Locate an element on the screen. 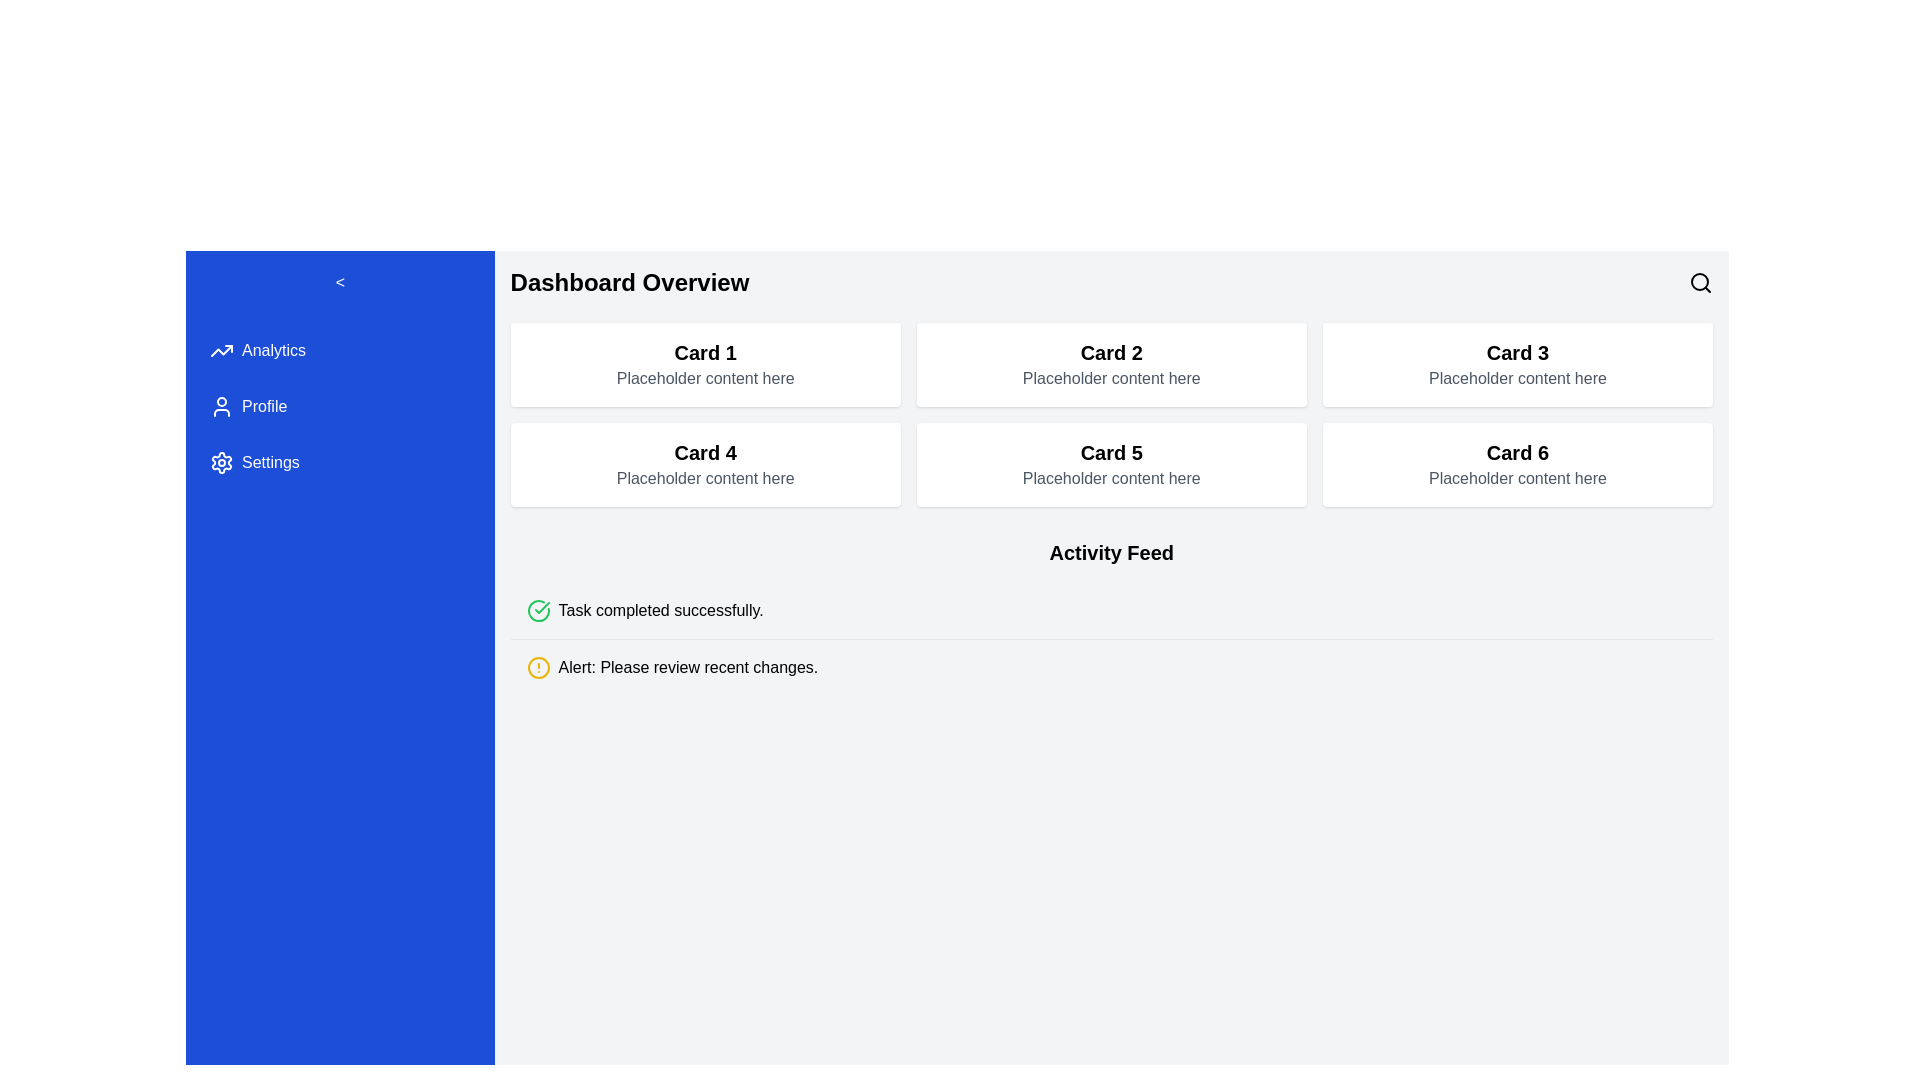 This screenshot has height=1080, width=1920. the Navigation Button located in the sidebar menu, which is positioned below the 'Profile' button and above other menu options is located at coordinates (340, 462).